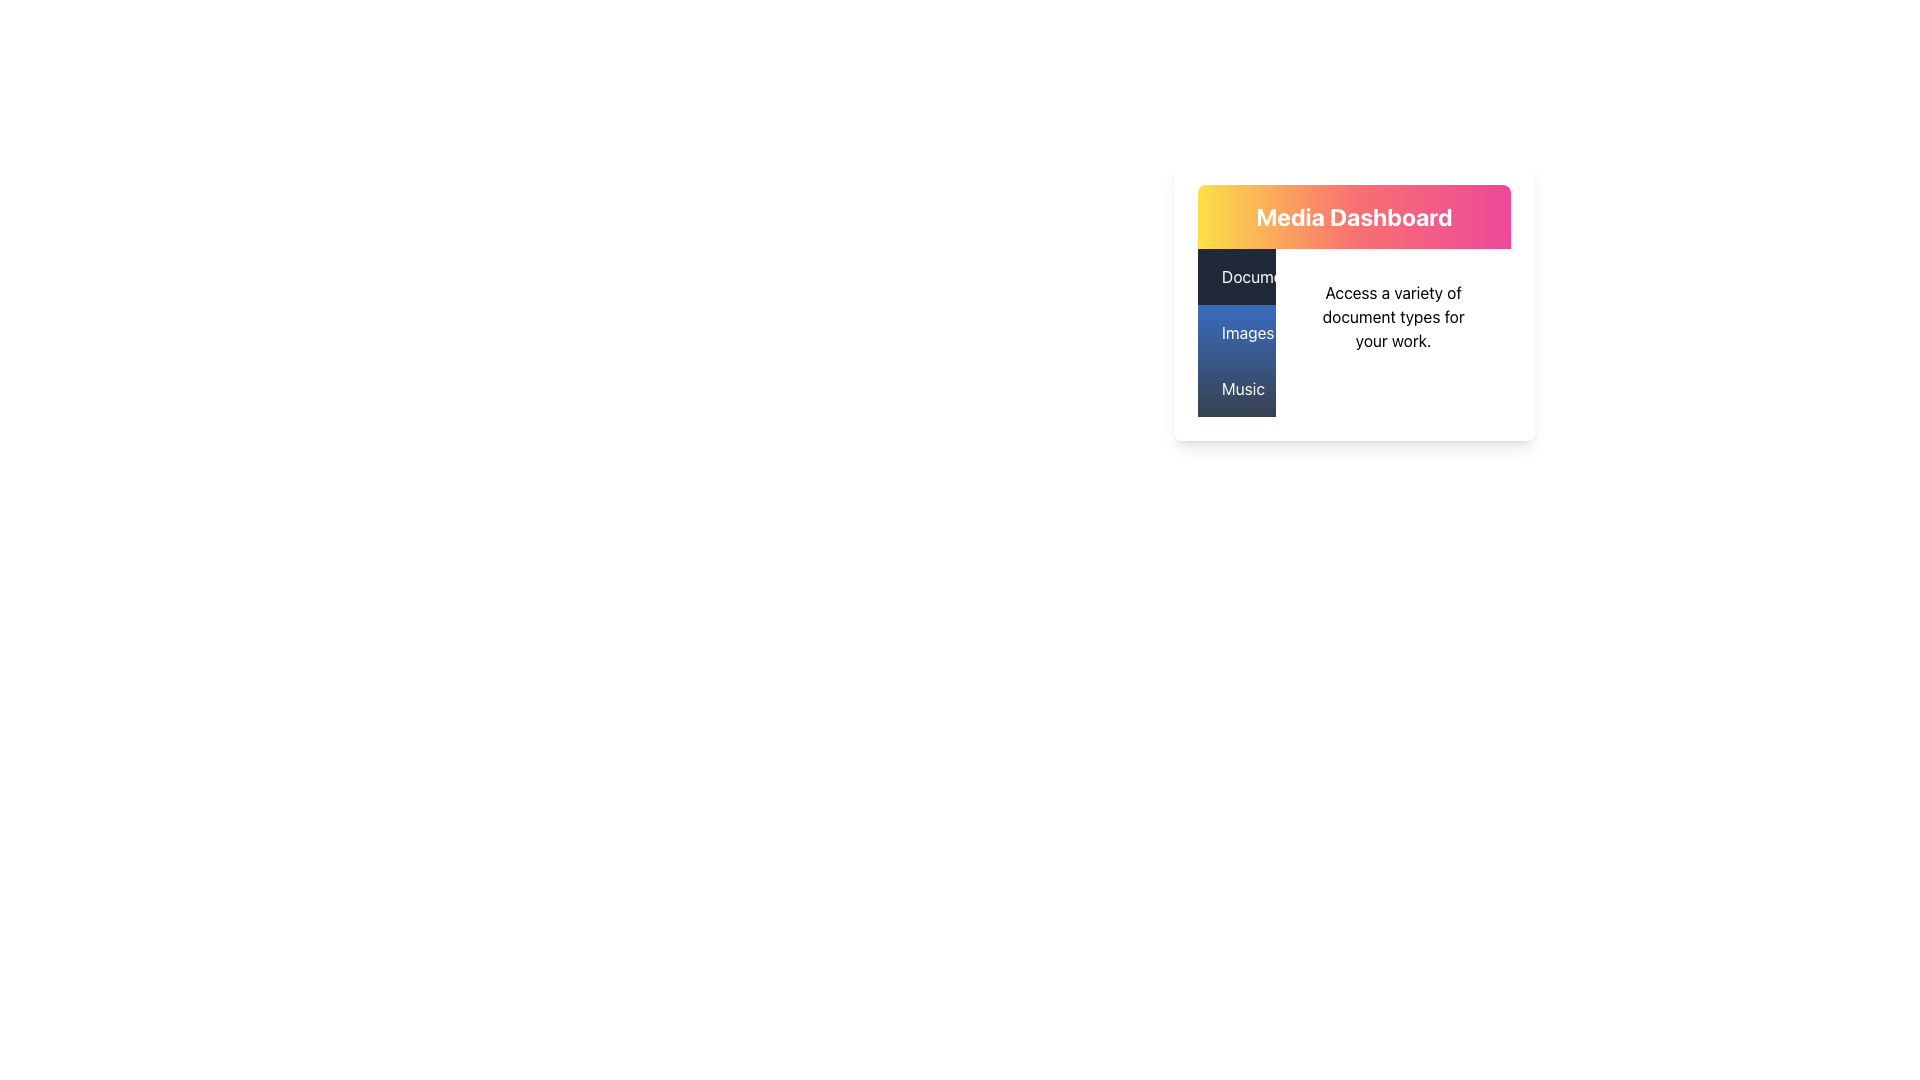  What do you see at coordinates (1262, 277) in the screenshot?
I see `the first entry in the vertical list of options under 'Media Dashboard'` at bounding box center [1262, 277].